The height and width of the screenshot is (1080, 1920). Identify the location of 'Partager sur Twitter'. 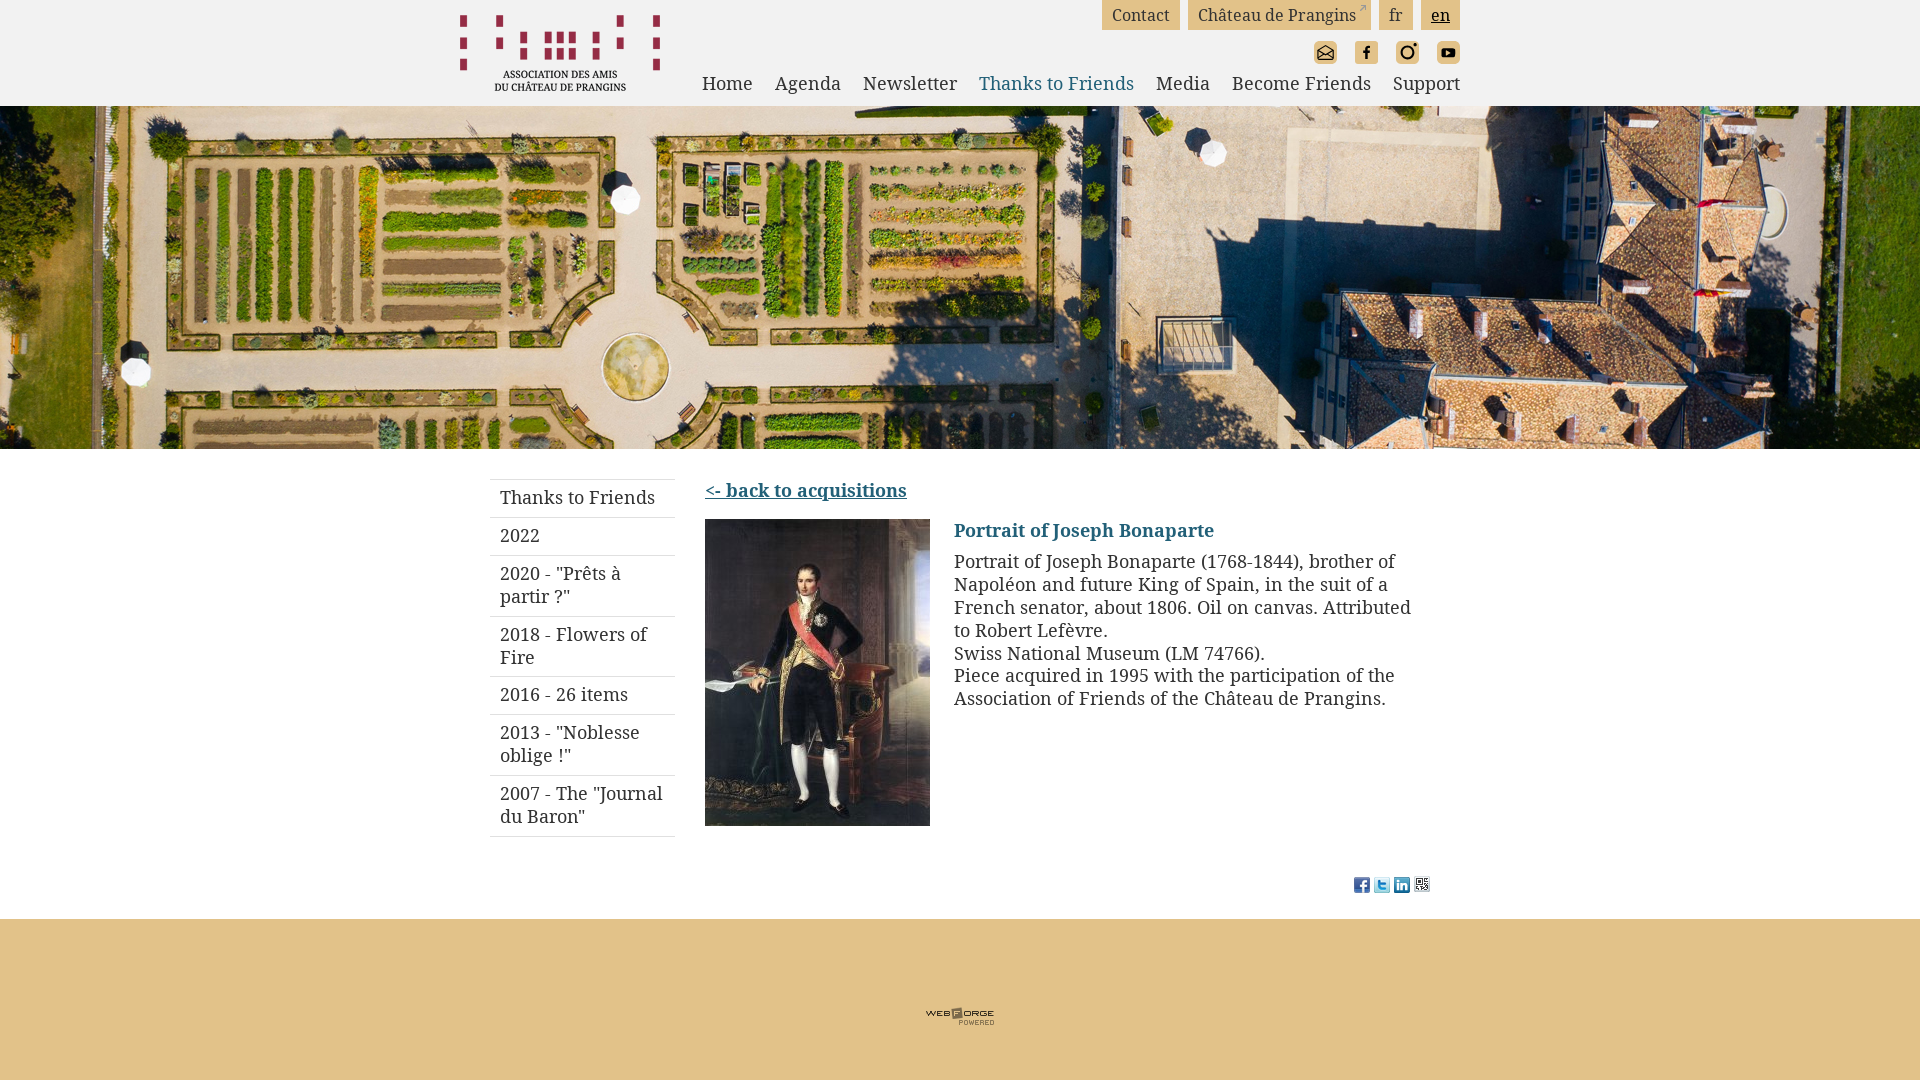
(1381, 886).